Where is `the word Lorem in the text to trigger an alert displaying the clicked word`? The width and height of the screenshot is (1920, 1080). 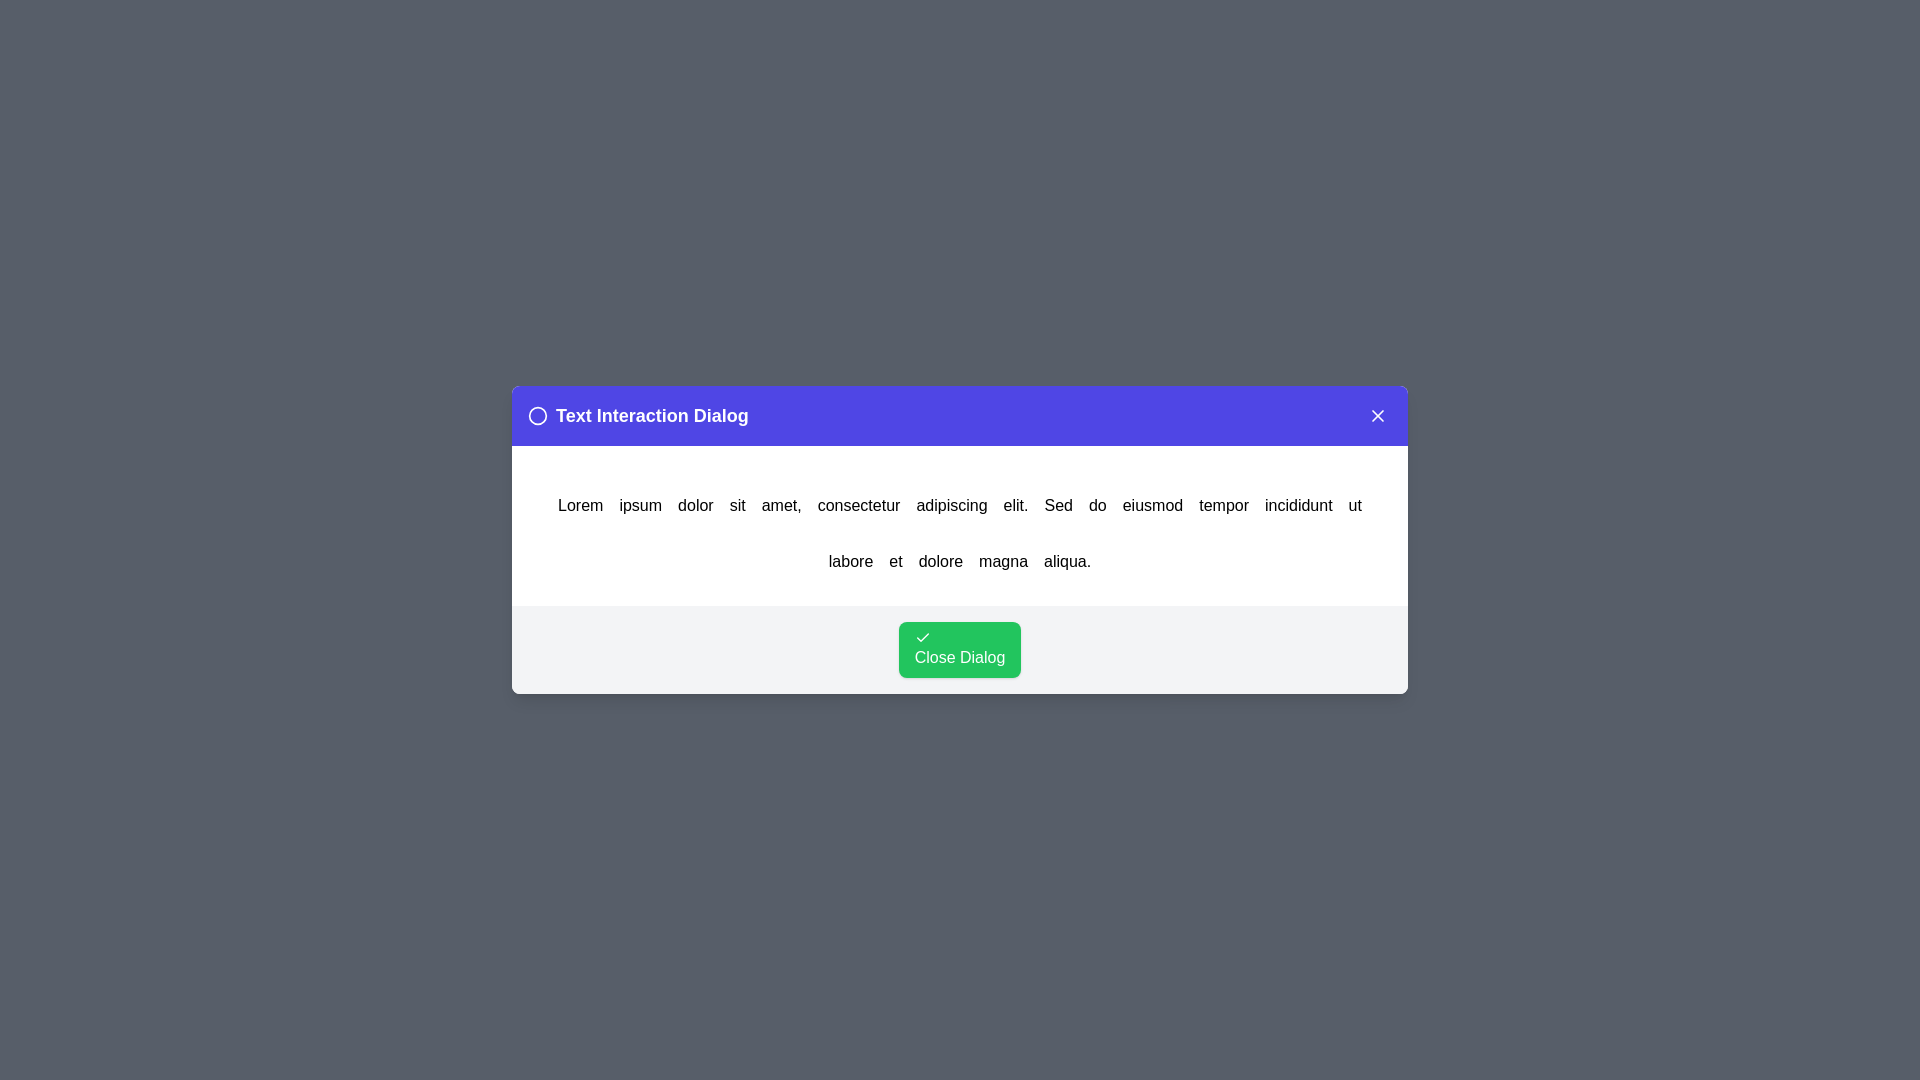
the word Lorem in the text to trigger an alert displaying the clicked word is located at coordinates (579, 504).